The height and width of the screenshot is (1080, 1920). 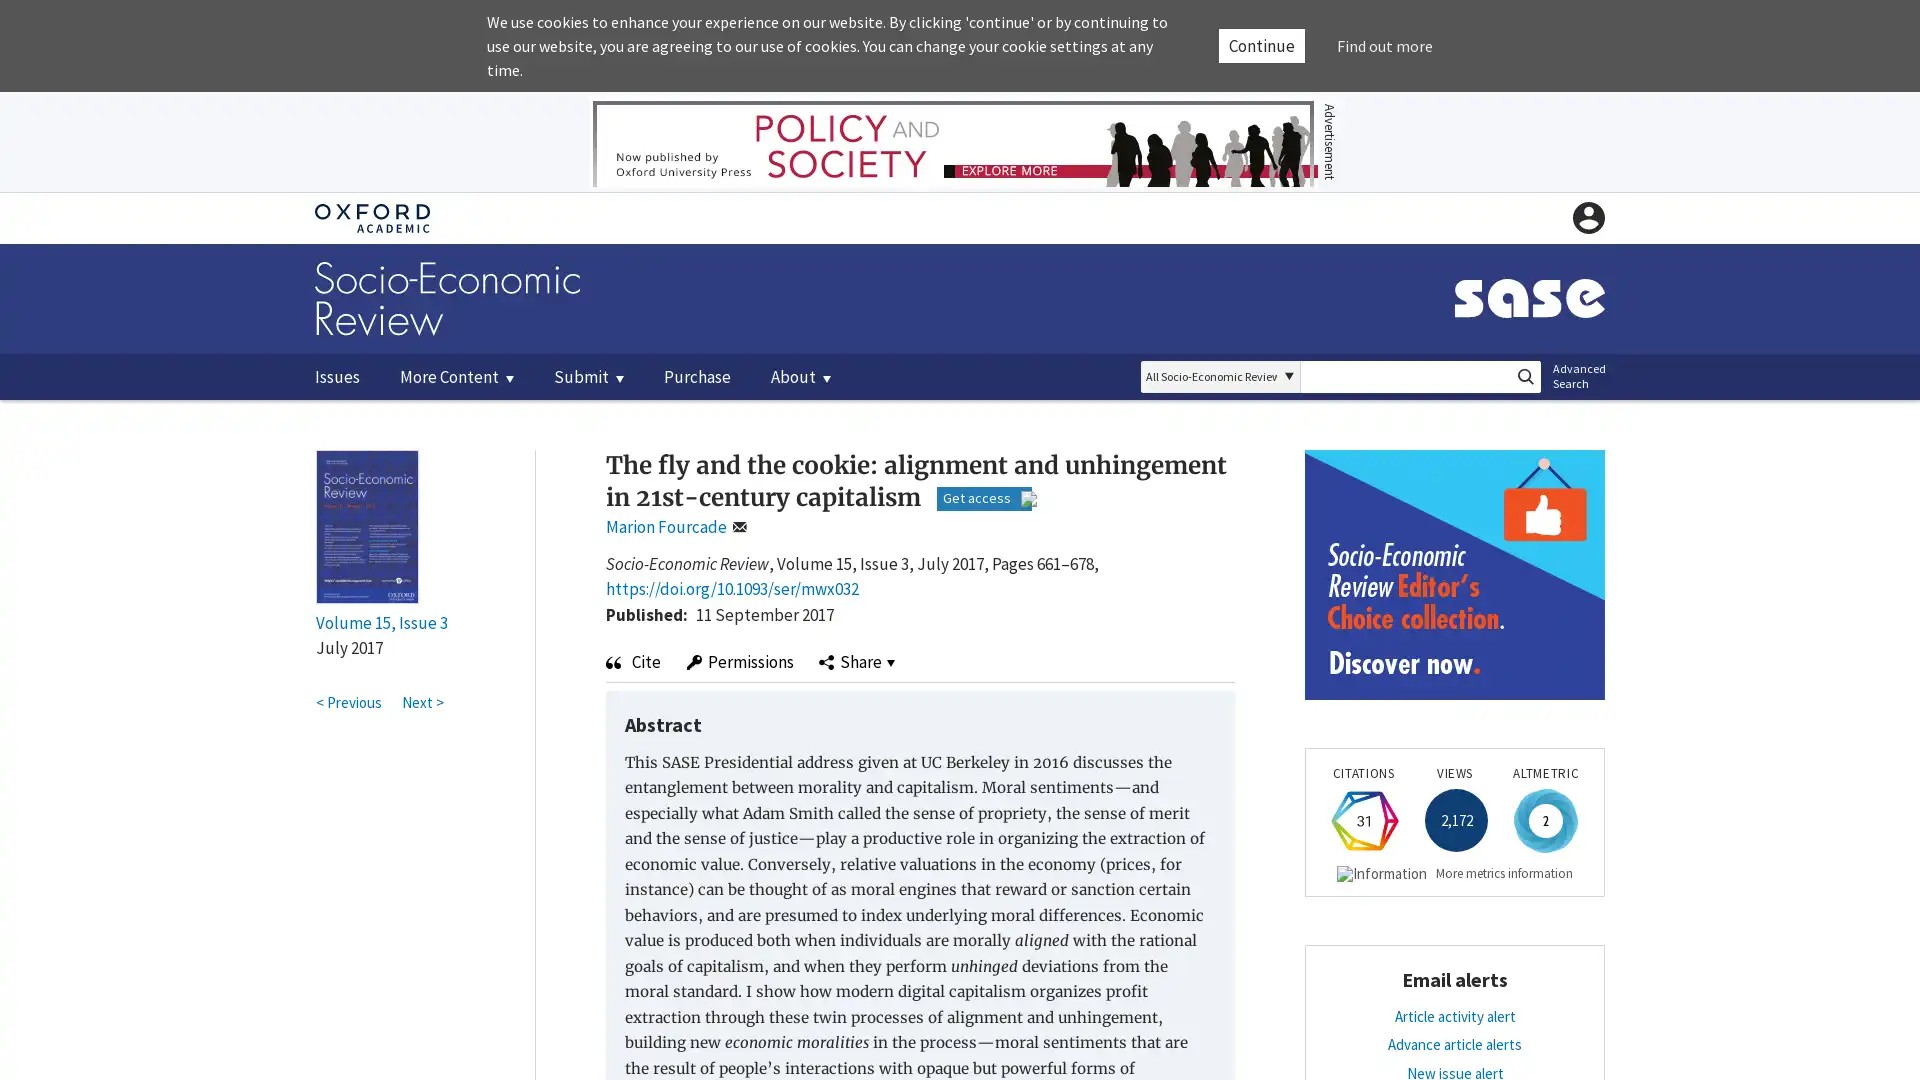 I want to click on More Content, so click(x=455, y=375).